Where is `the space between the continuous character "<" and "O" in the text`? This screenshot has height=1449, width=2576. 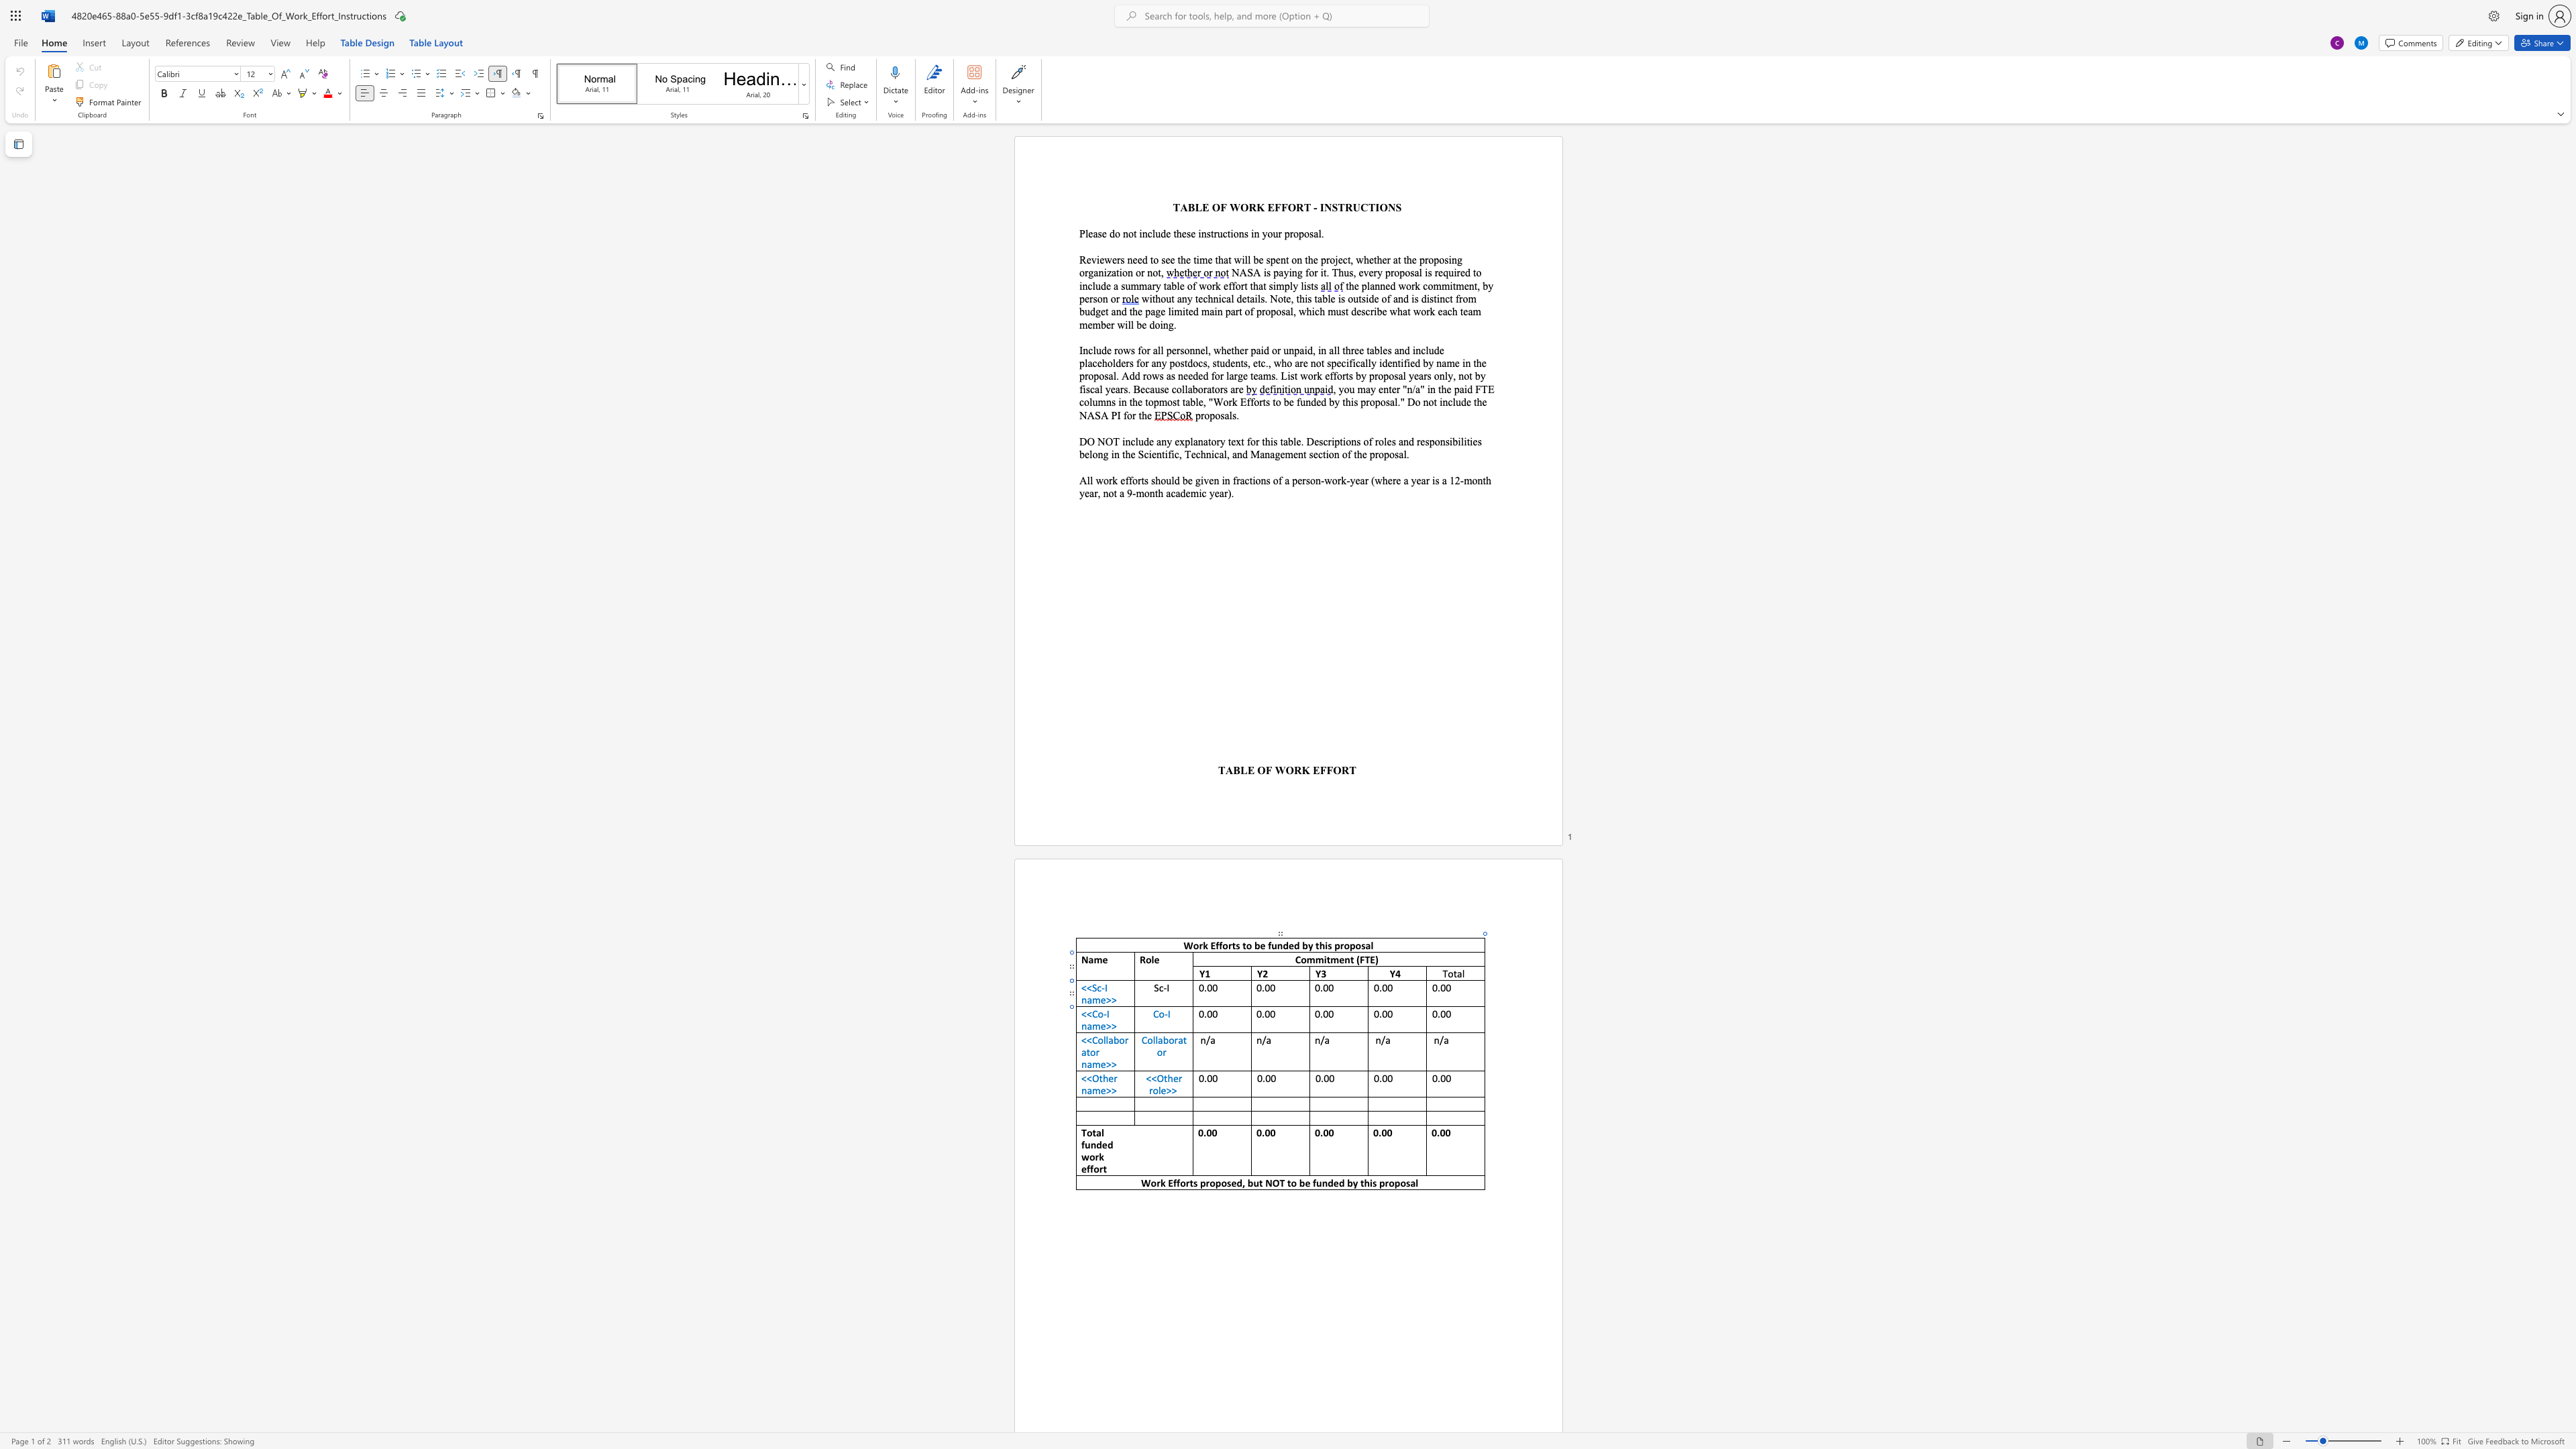
the space between the continuous character "<" and "O" in the text is located at coordinates (1156, 1077).